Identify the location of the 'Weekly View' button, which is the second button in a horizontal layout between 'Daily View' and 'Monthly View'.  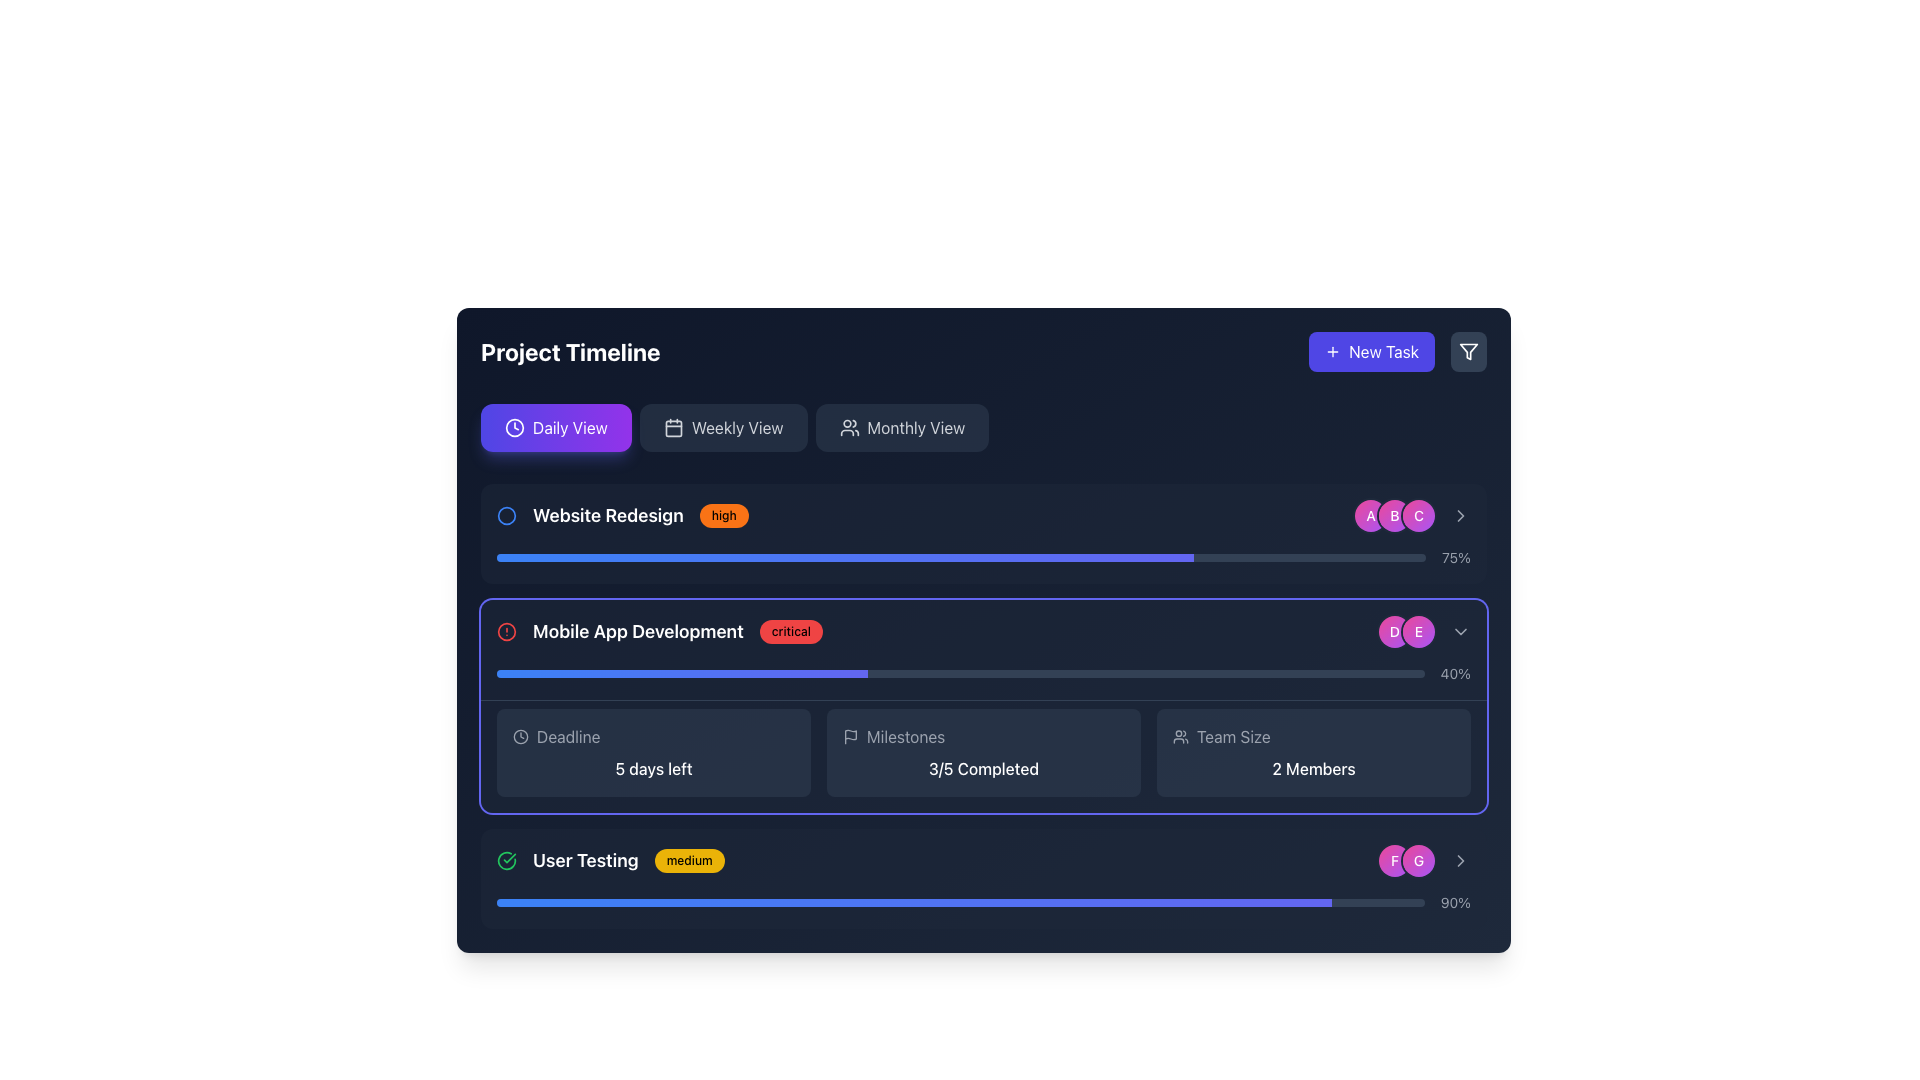
(722, 427).